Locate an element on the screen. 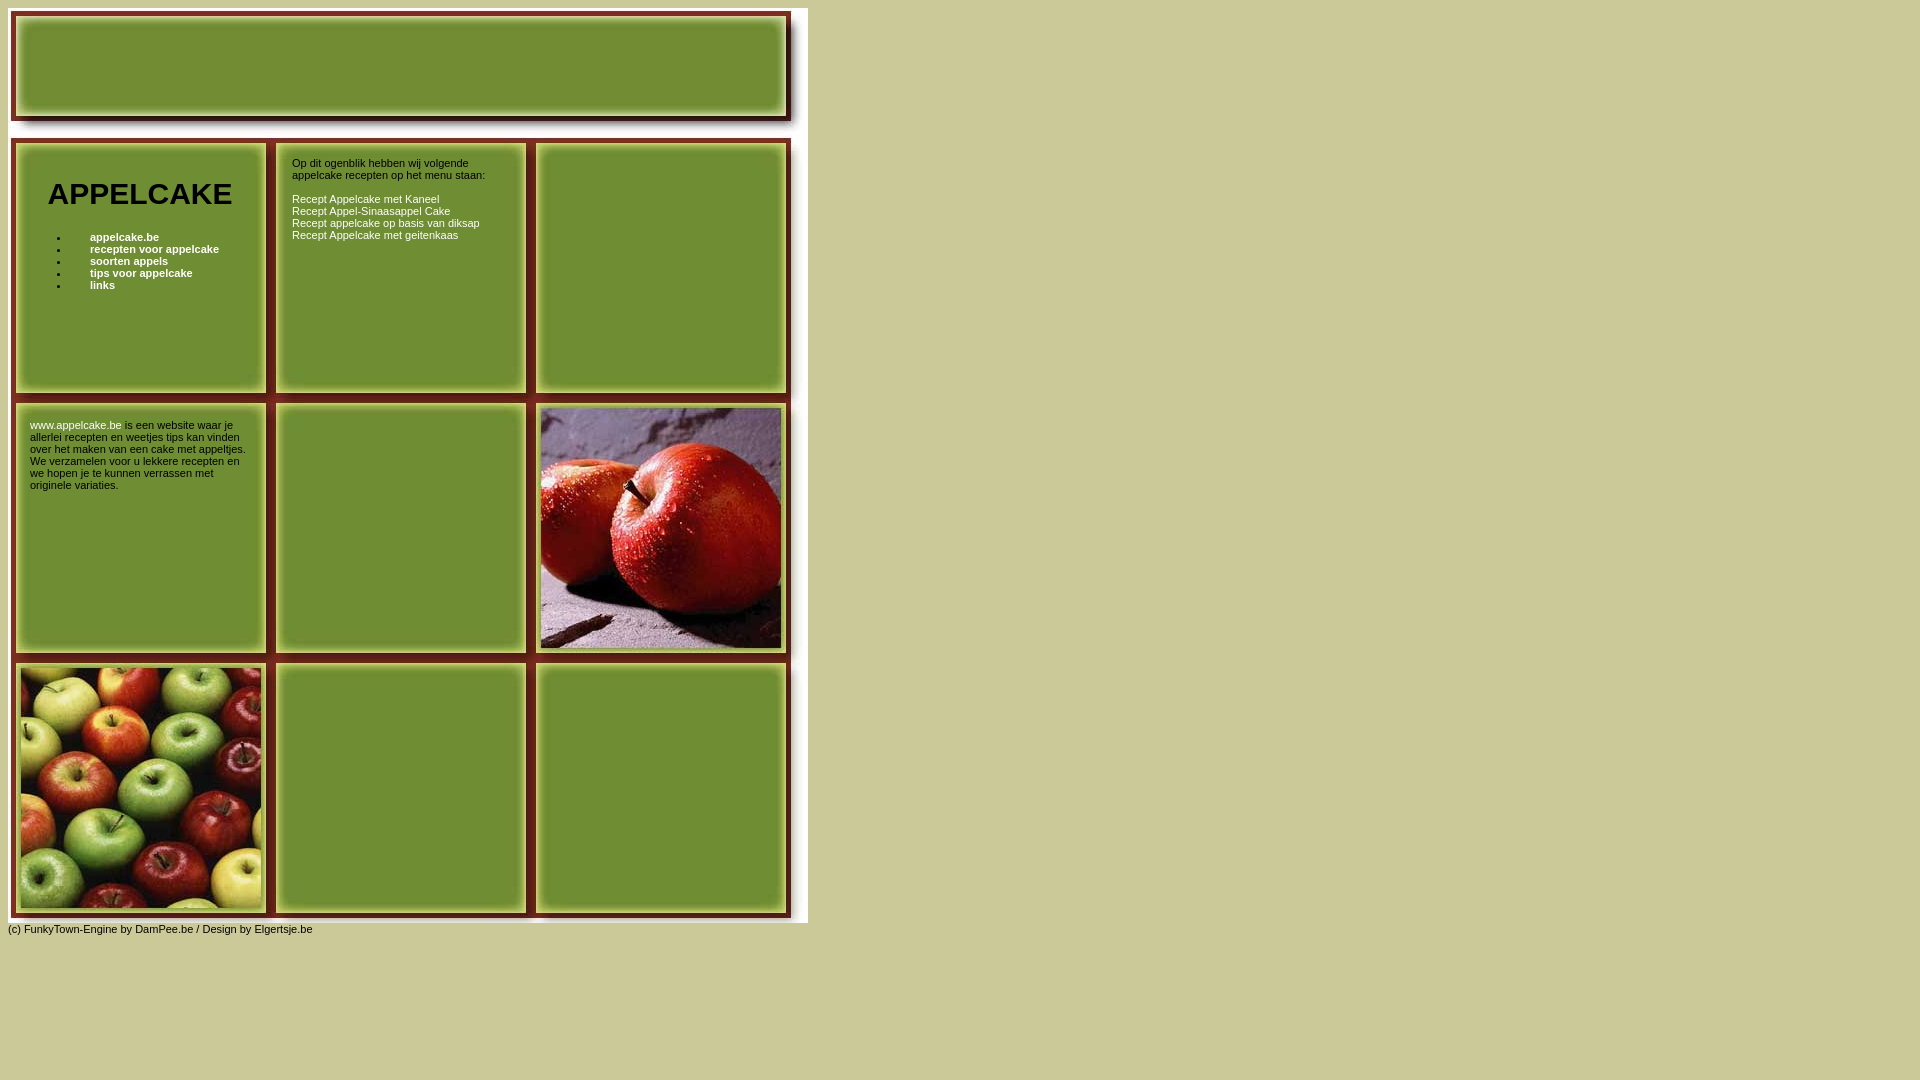 This screenshot has width=1920, height=1080. 'Recept Appelcake met Kaneel' is located at coordinates (365, 199).